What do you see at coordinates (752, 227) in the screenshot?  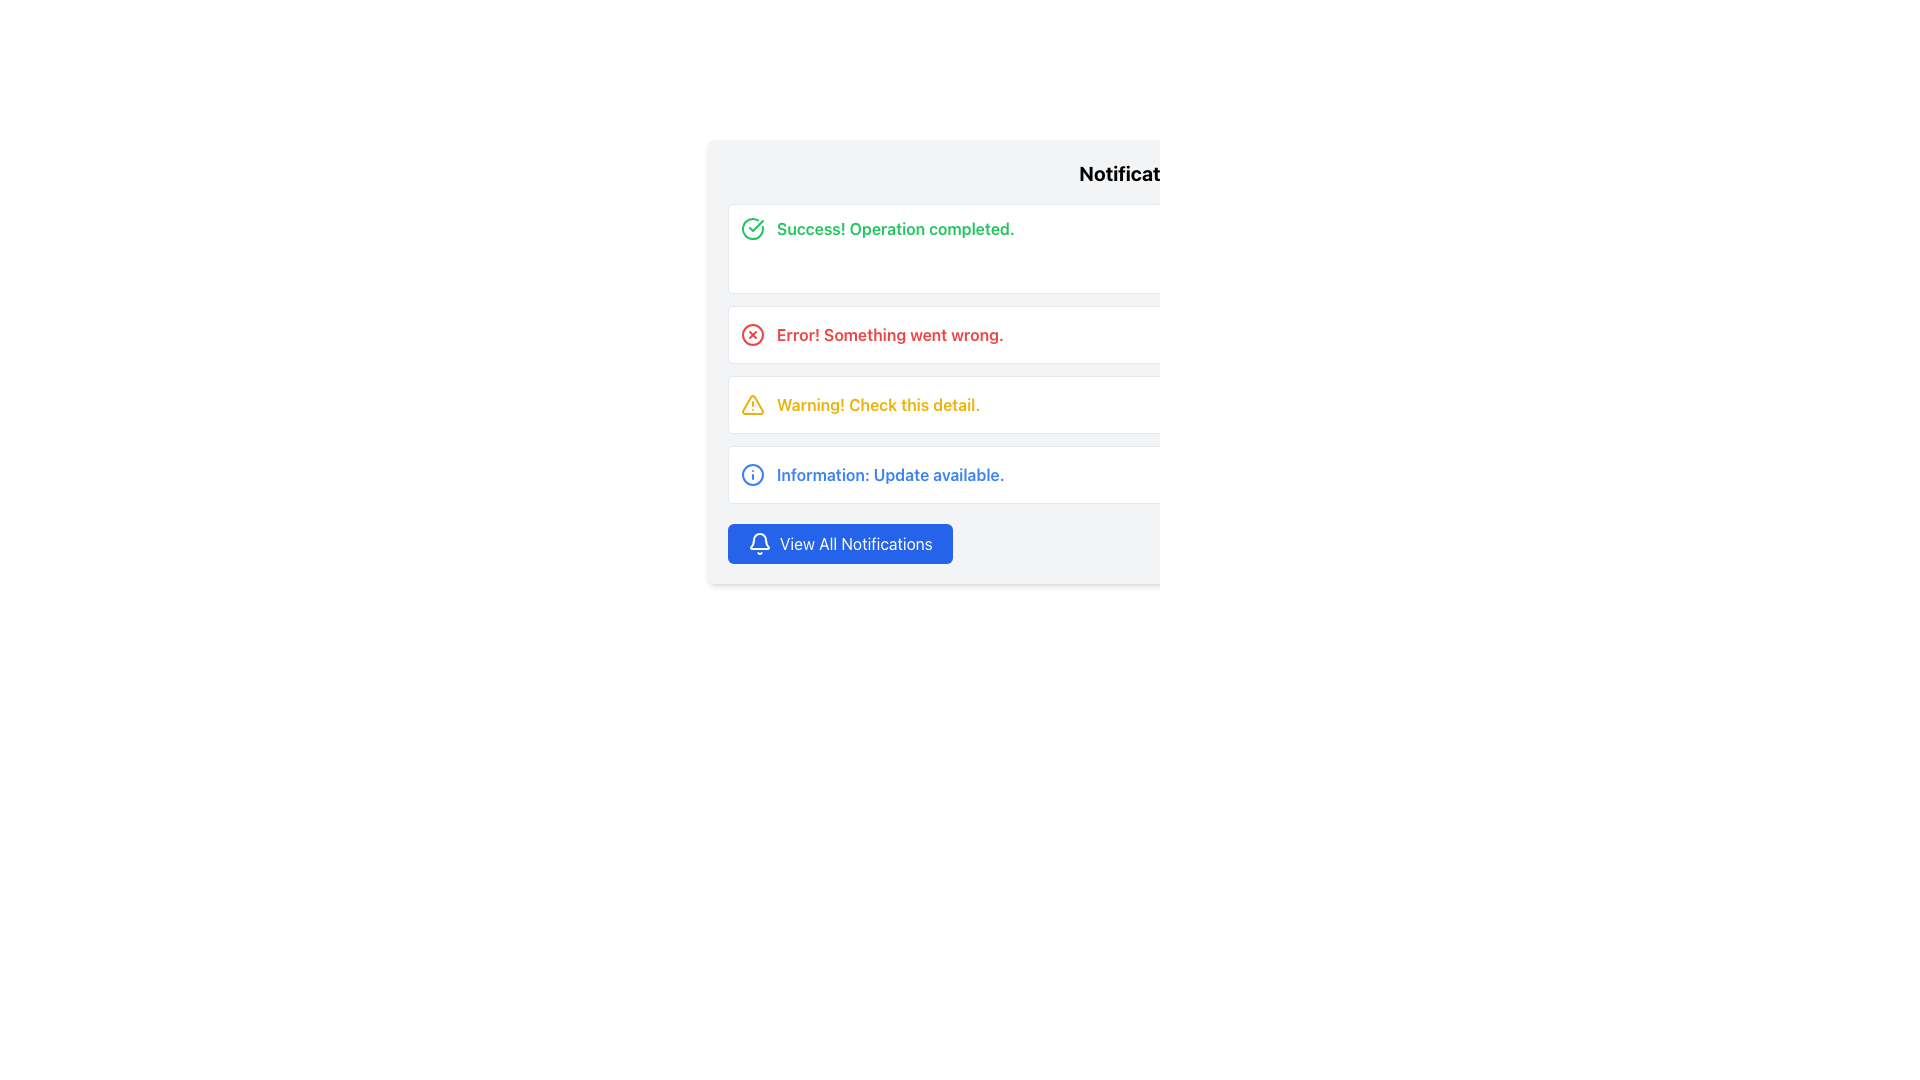 I see `the status indicator icon that visually conveys a completed success operation, located to the left of the text 'Success! Operation completed.'` at bounding box center [752, 227].